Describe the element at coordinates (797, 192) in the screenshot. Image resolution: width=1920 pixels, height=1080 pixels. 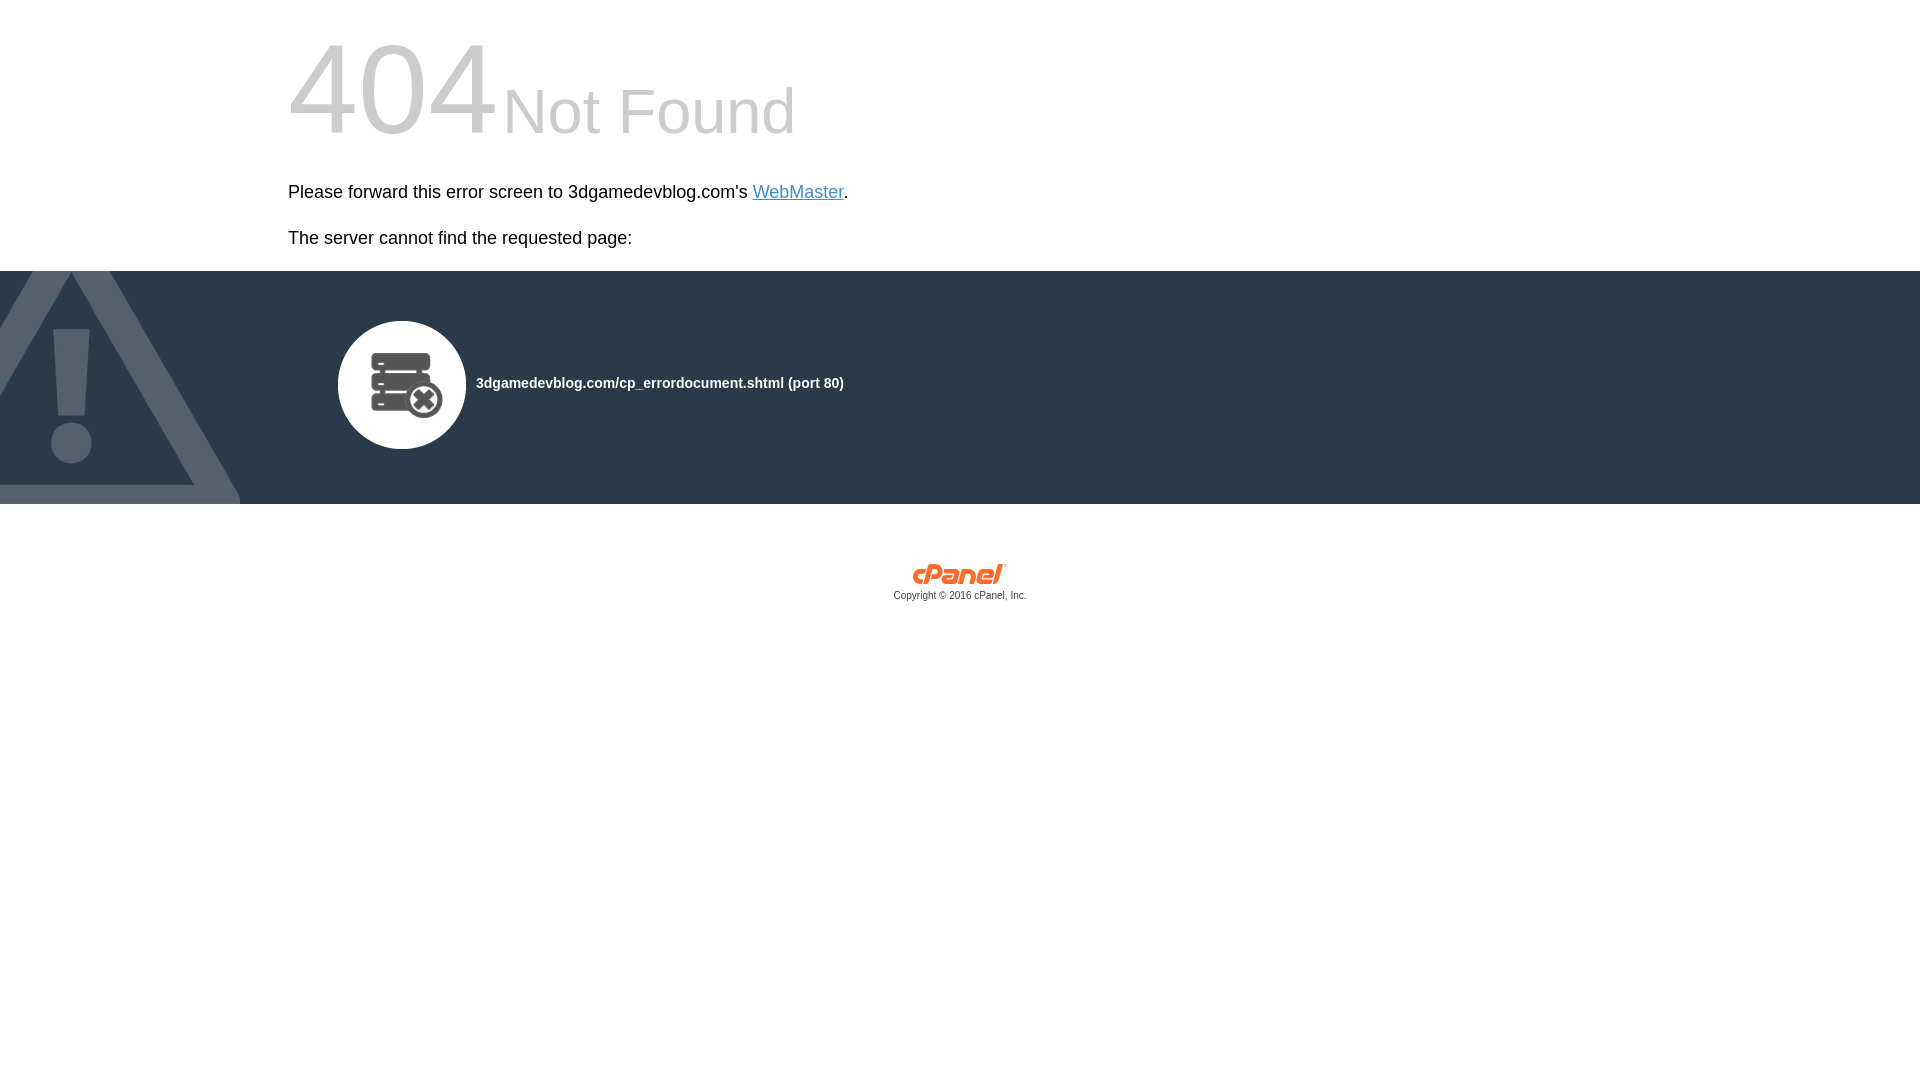
I see `'WebMaster'` at that location.